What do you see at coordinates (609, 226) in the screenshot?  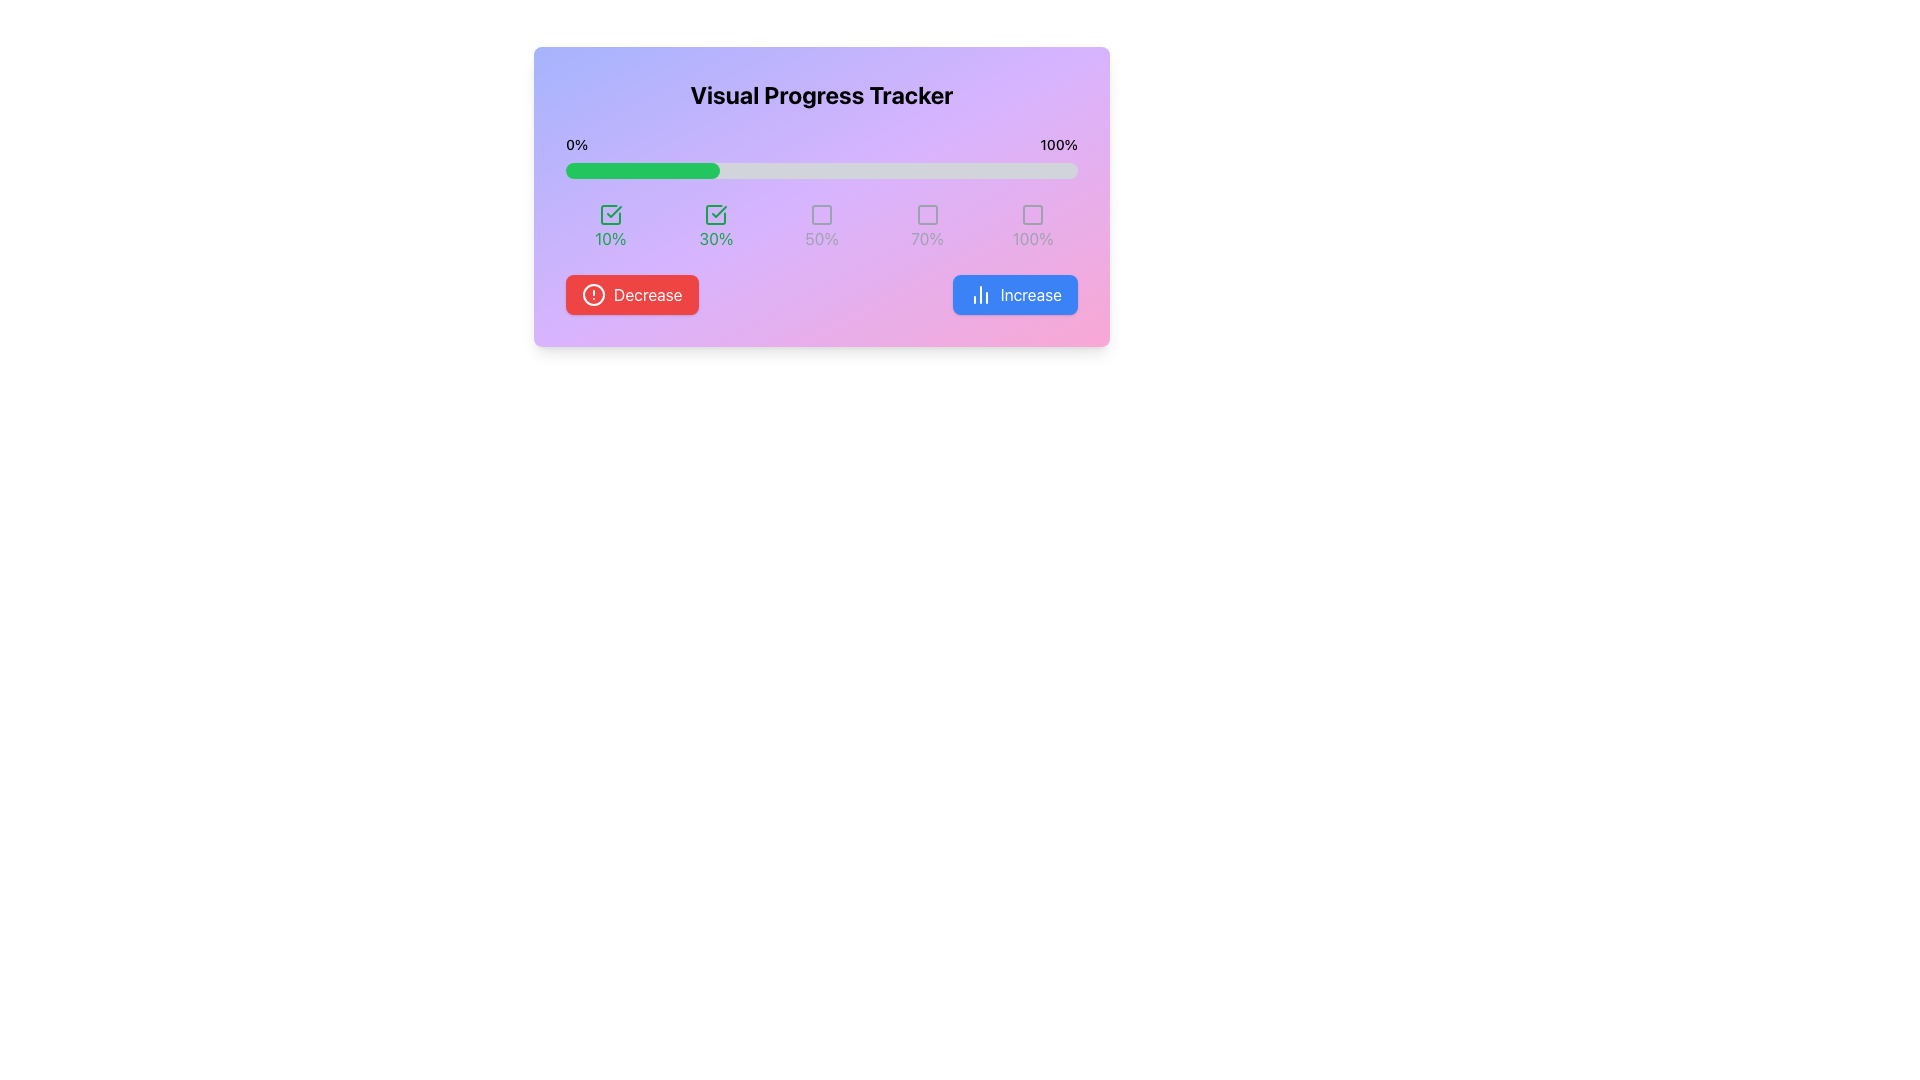 I see `percentage value from the first Progress Indicator, which shows 10% completion in a grid layout below the progress bar` at bounding box center [609, 226].